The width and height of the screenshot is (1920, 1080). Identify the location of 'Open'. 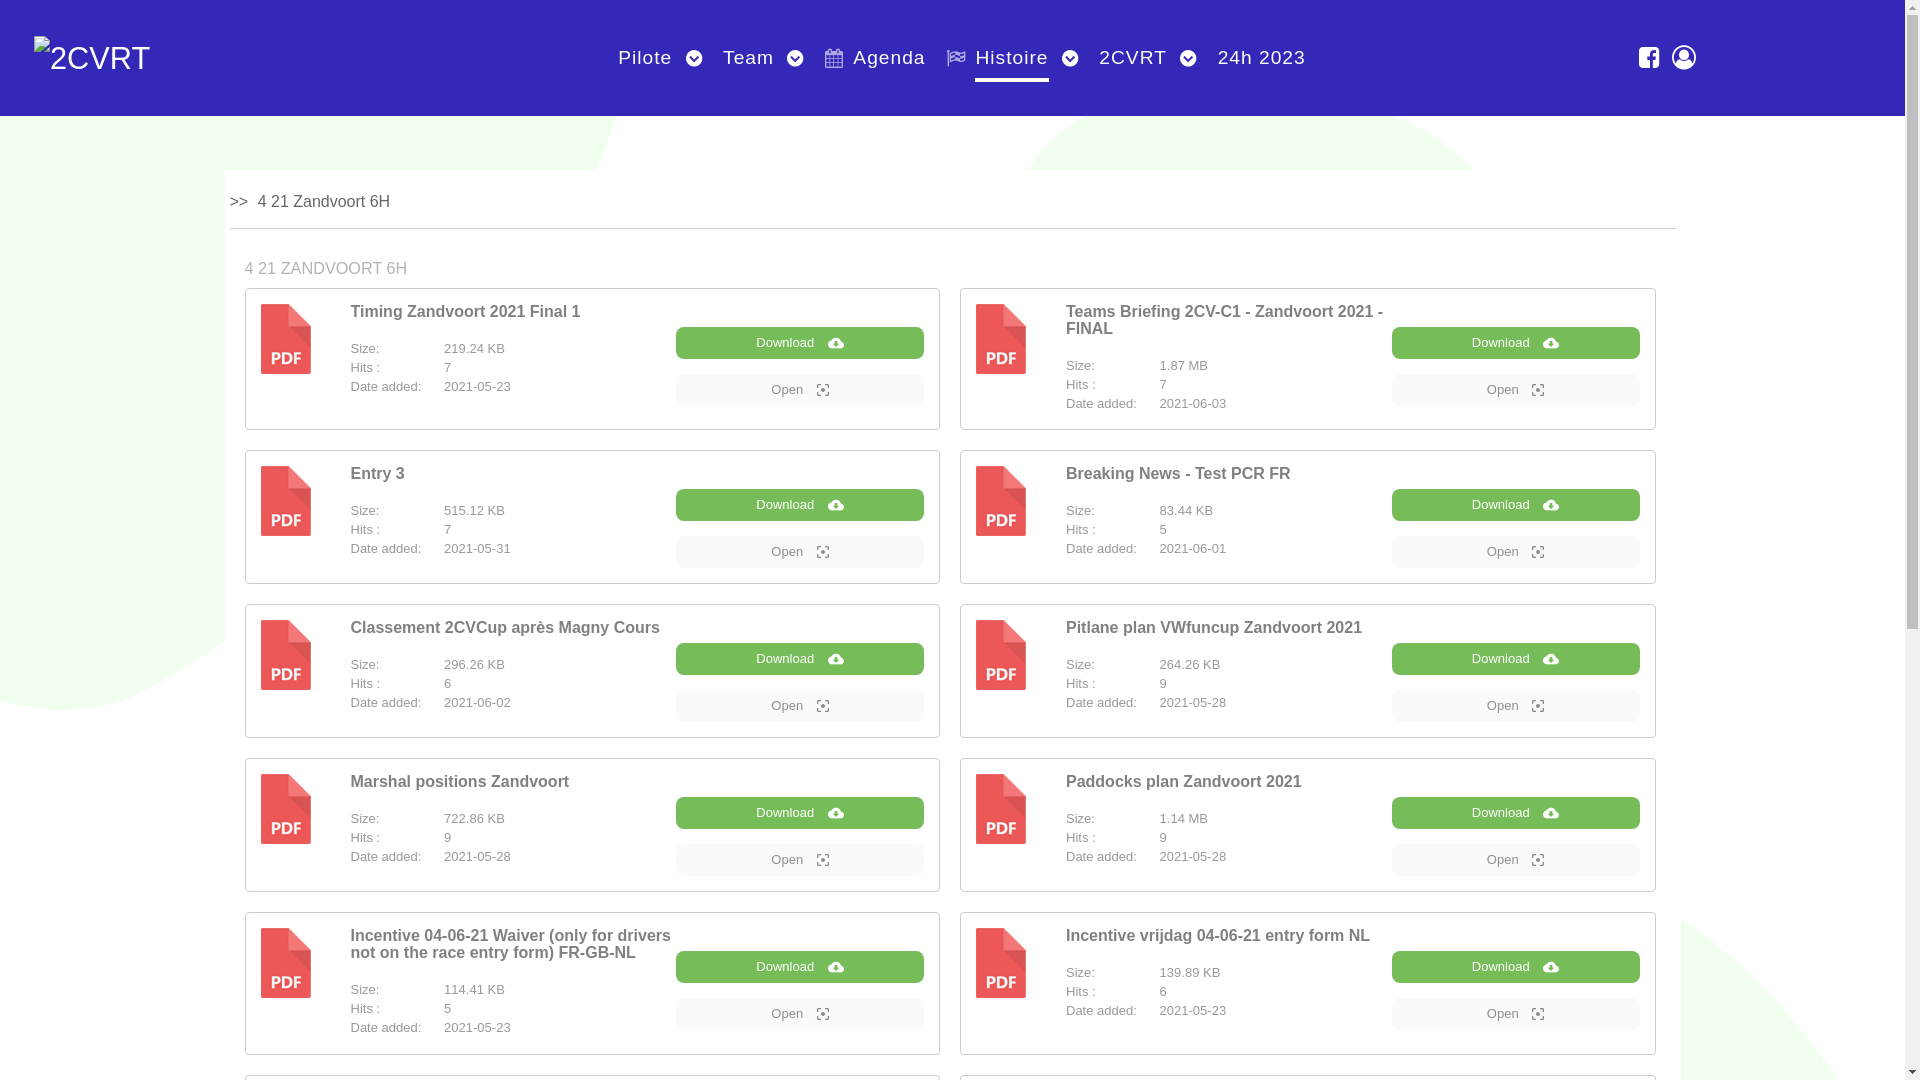
(1516, 1014).